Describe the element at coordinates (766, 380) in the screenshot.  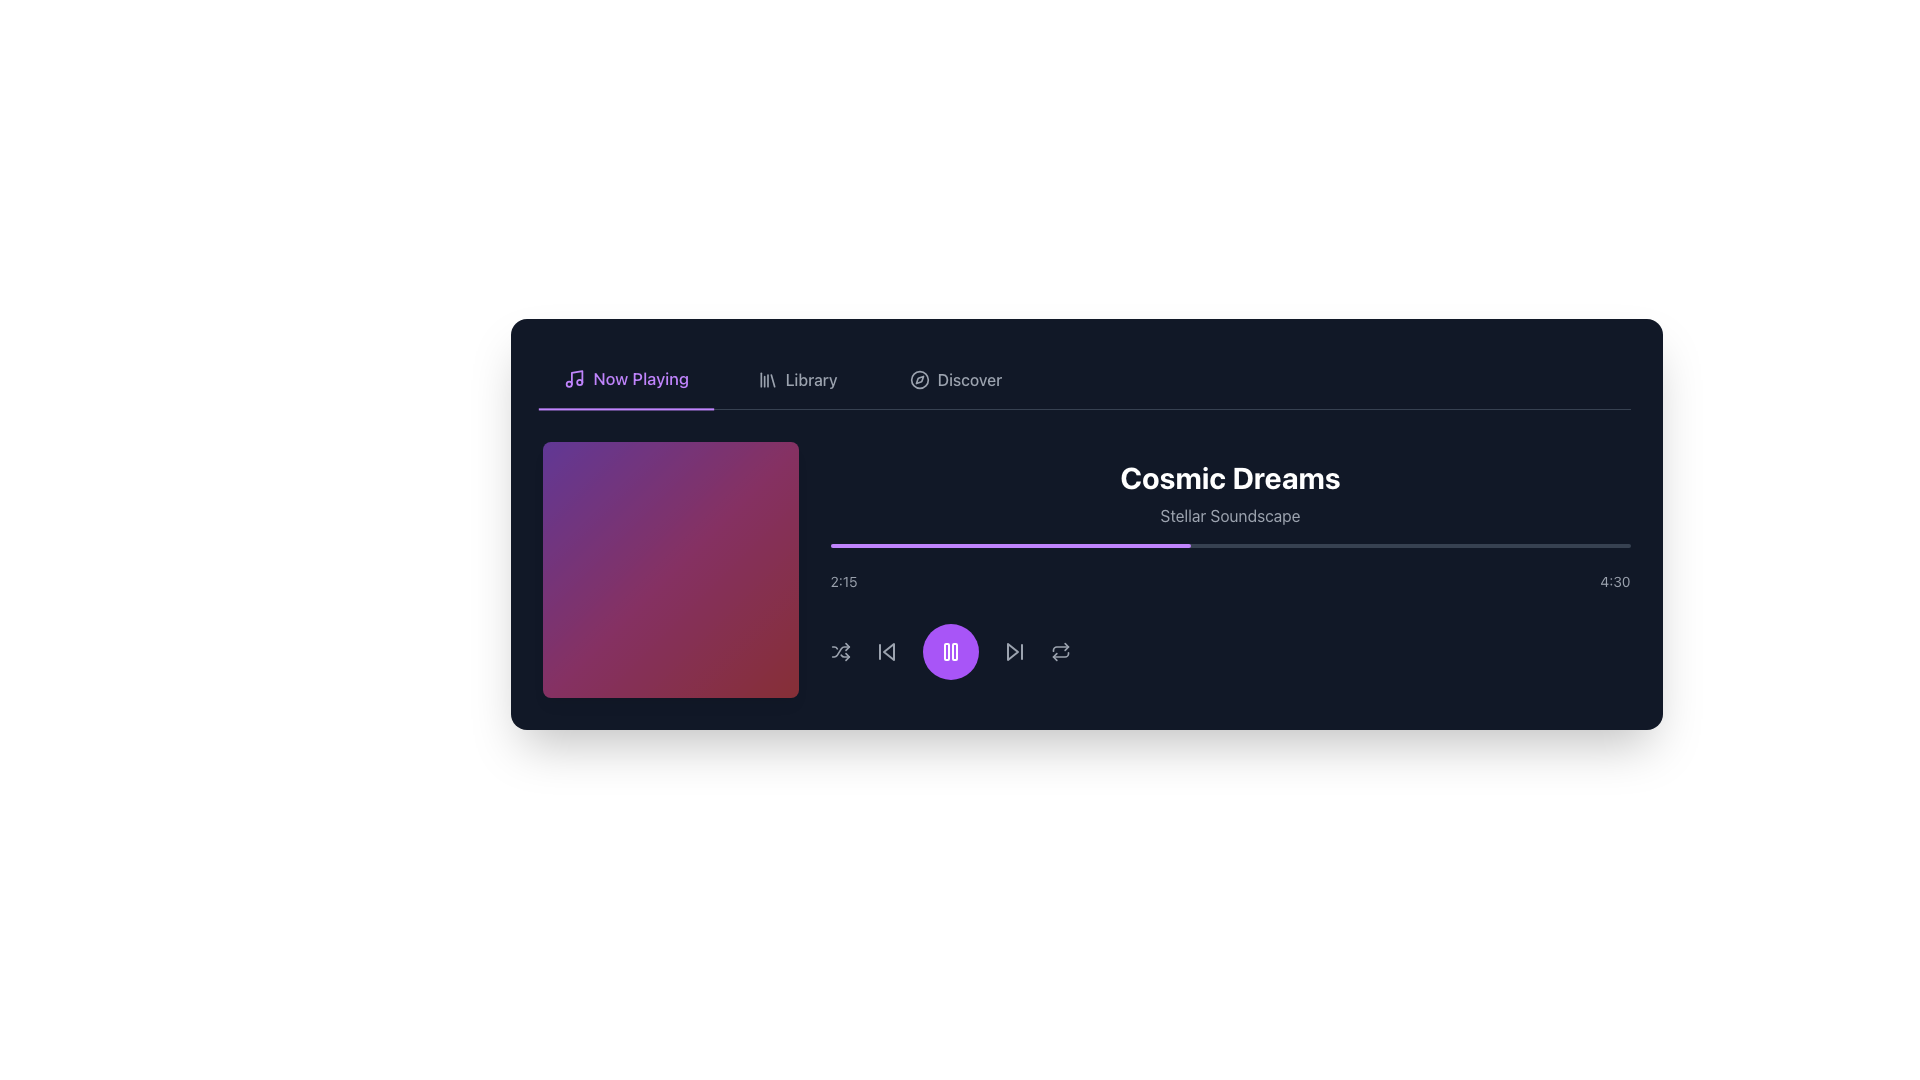
I see `the SVG library icon located in the navigation bar, which resembles books on a shelf` at that location.